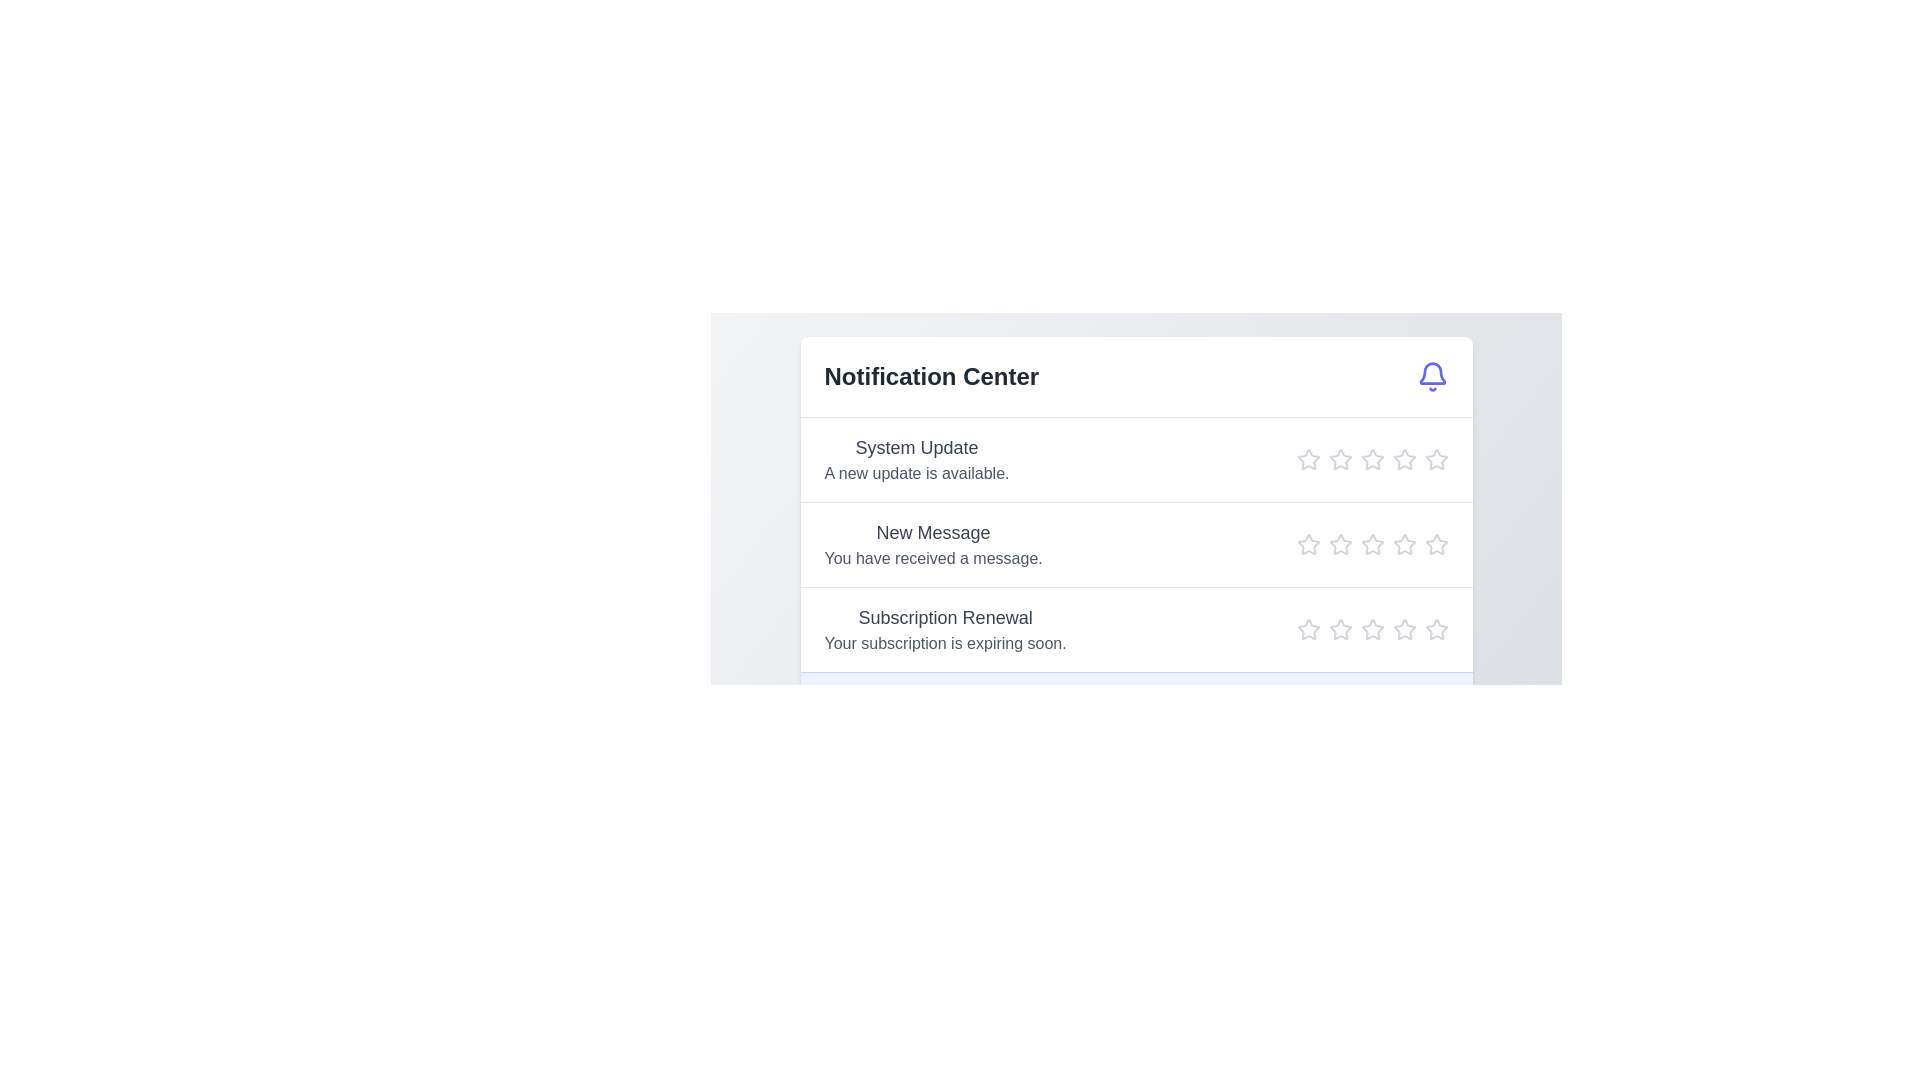  What do you see at coordinates (1308, 544) in the screenshot?
I see `the star icon to set the rating to 1 for the notification titled 'New Message'` at bounding box center [1308, 544].